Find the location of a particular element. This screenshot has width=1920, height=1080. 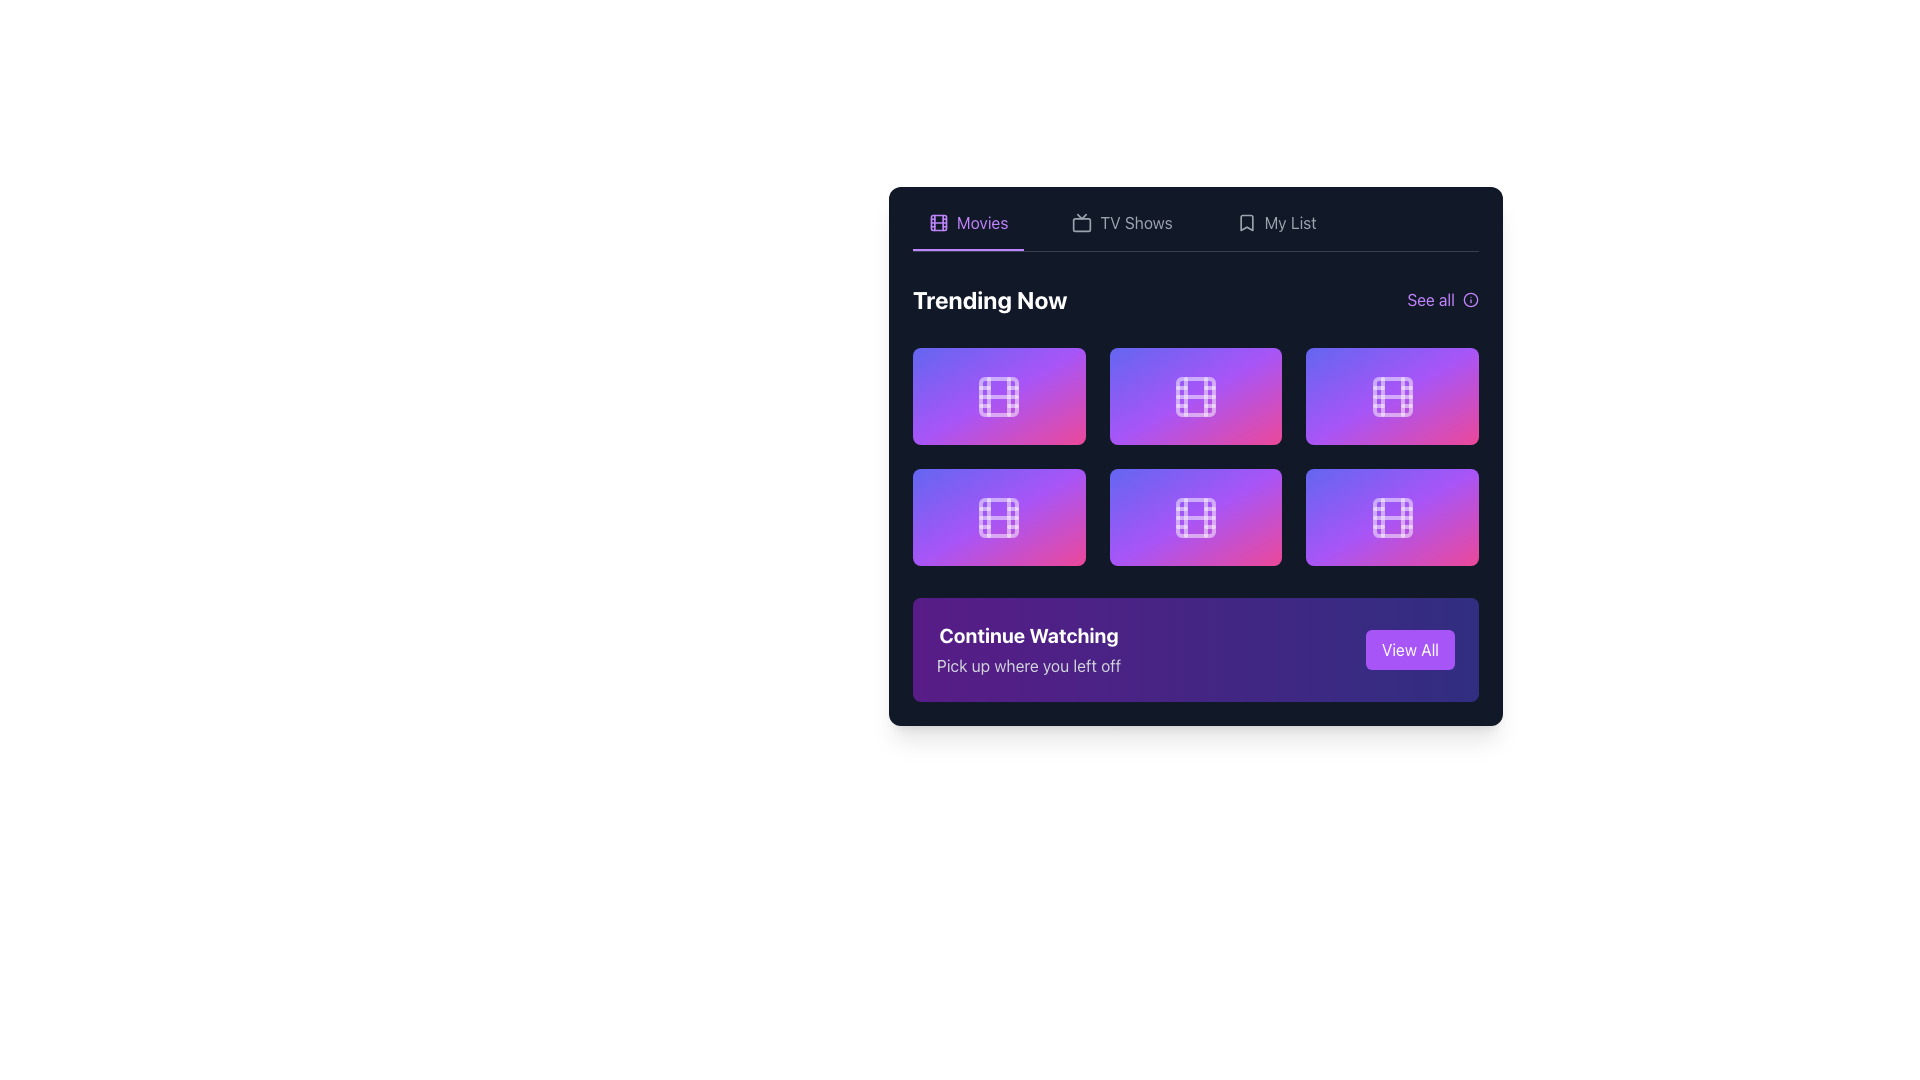

the Interactive Card located in the 'Trending Now' section is located at coordinates (999, 396).